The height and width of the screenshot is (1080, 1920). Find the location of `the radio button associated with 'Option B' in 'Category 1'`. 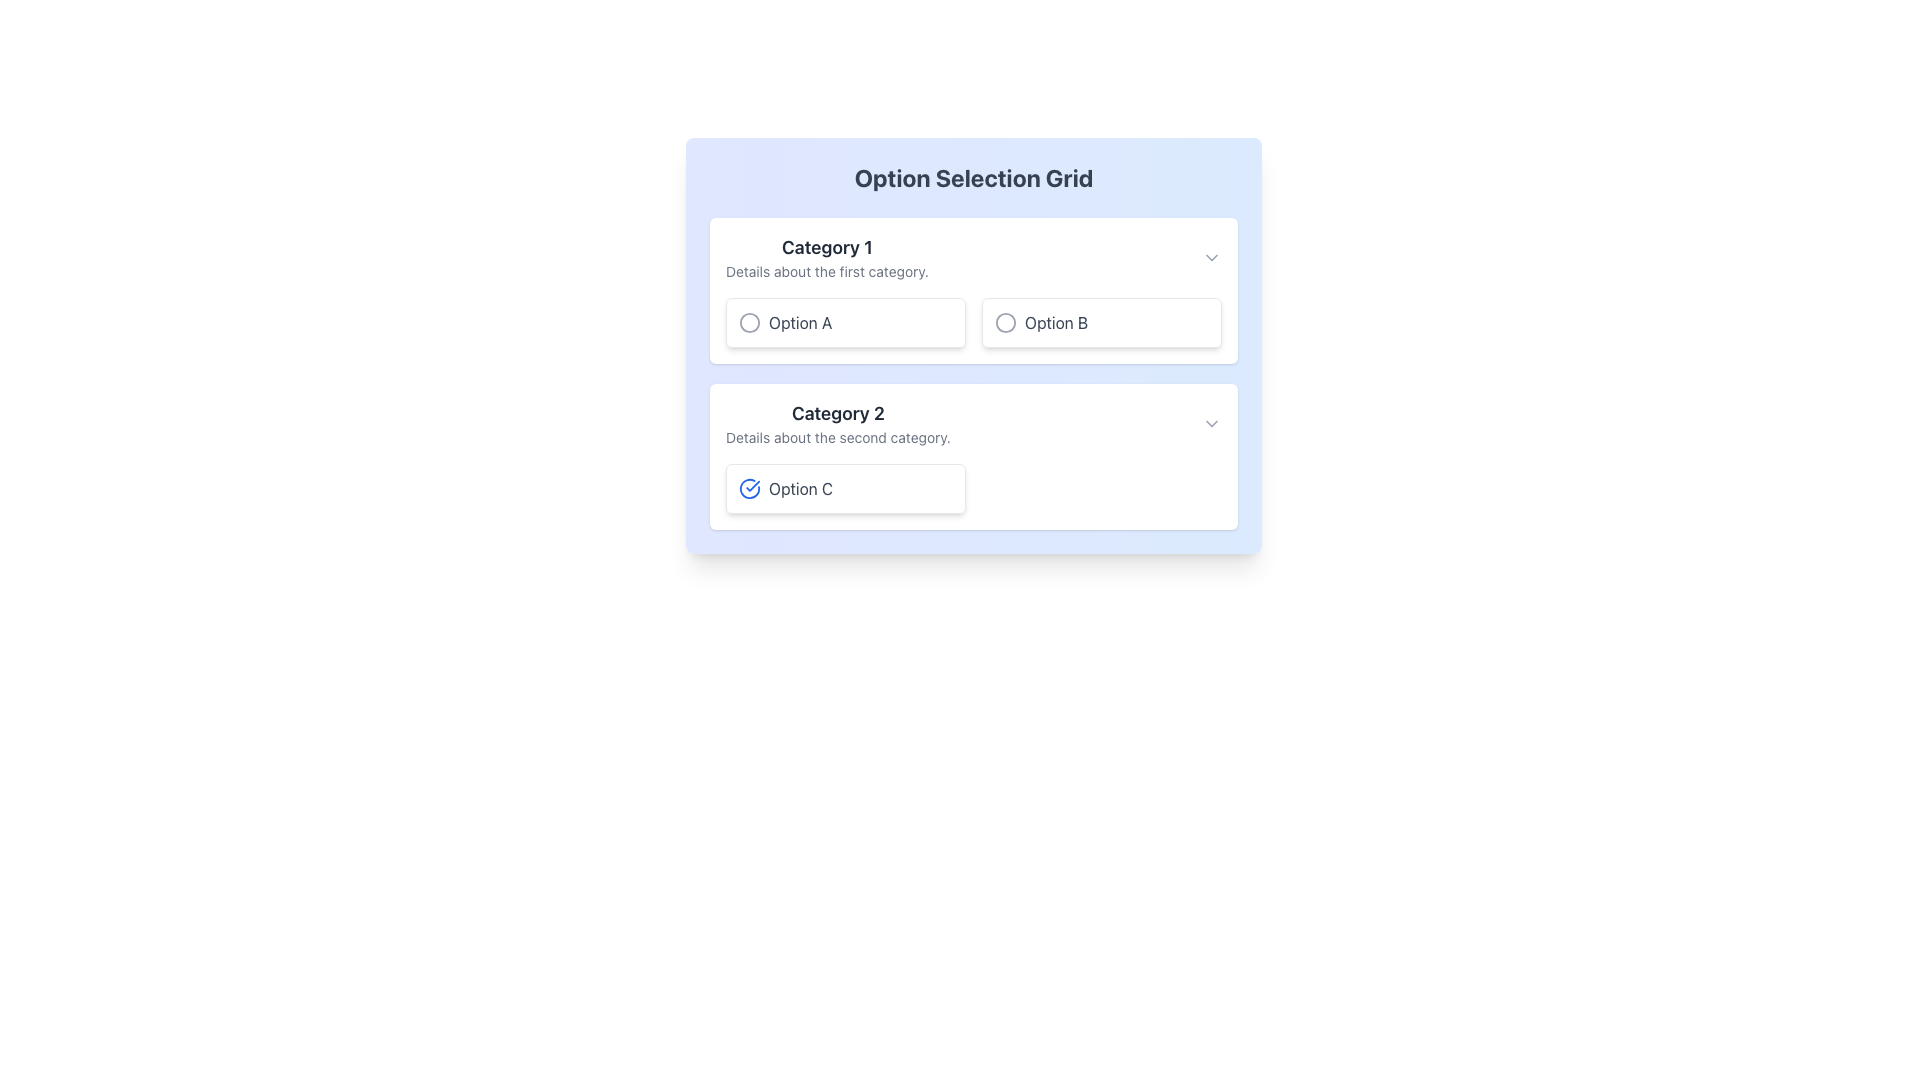

the radio button associated with 'Option B' in 'Category 1' is located at coordinates (1006, 322).